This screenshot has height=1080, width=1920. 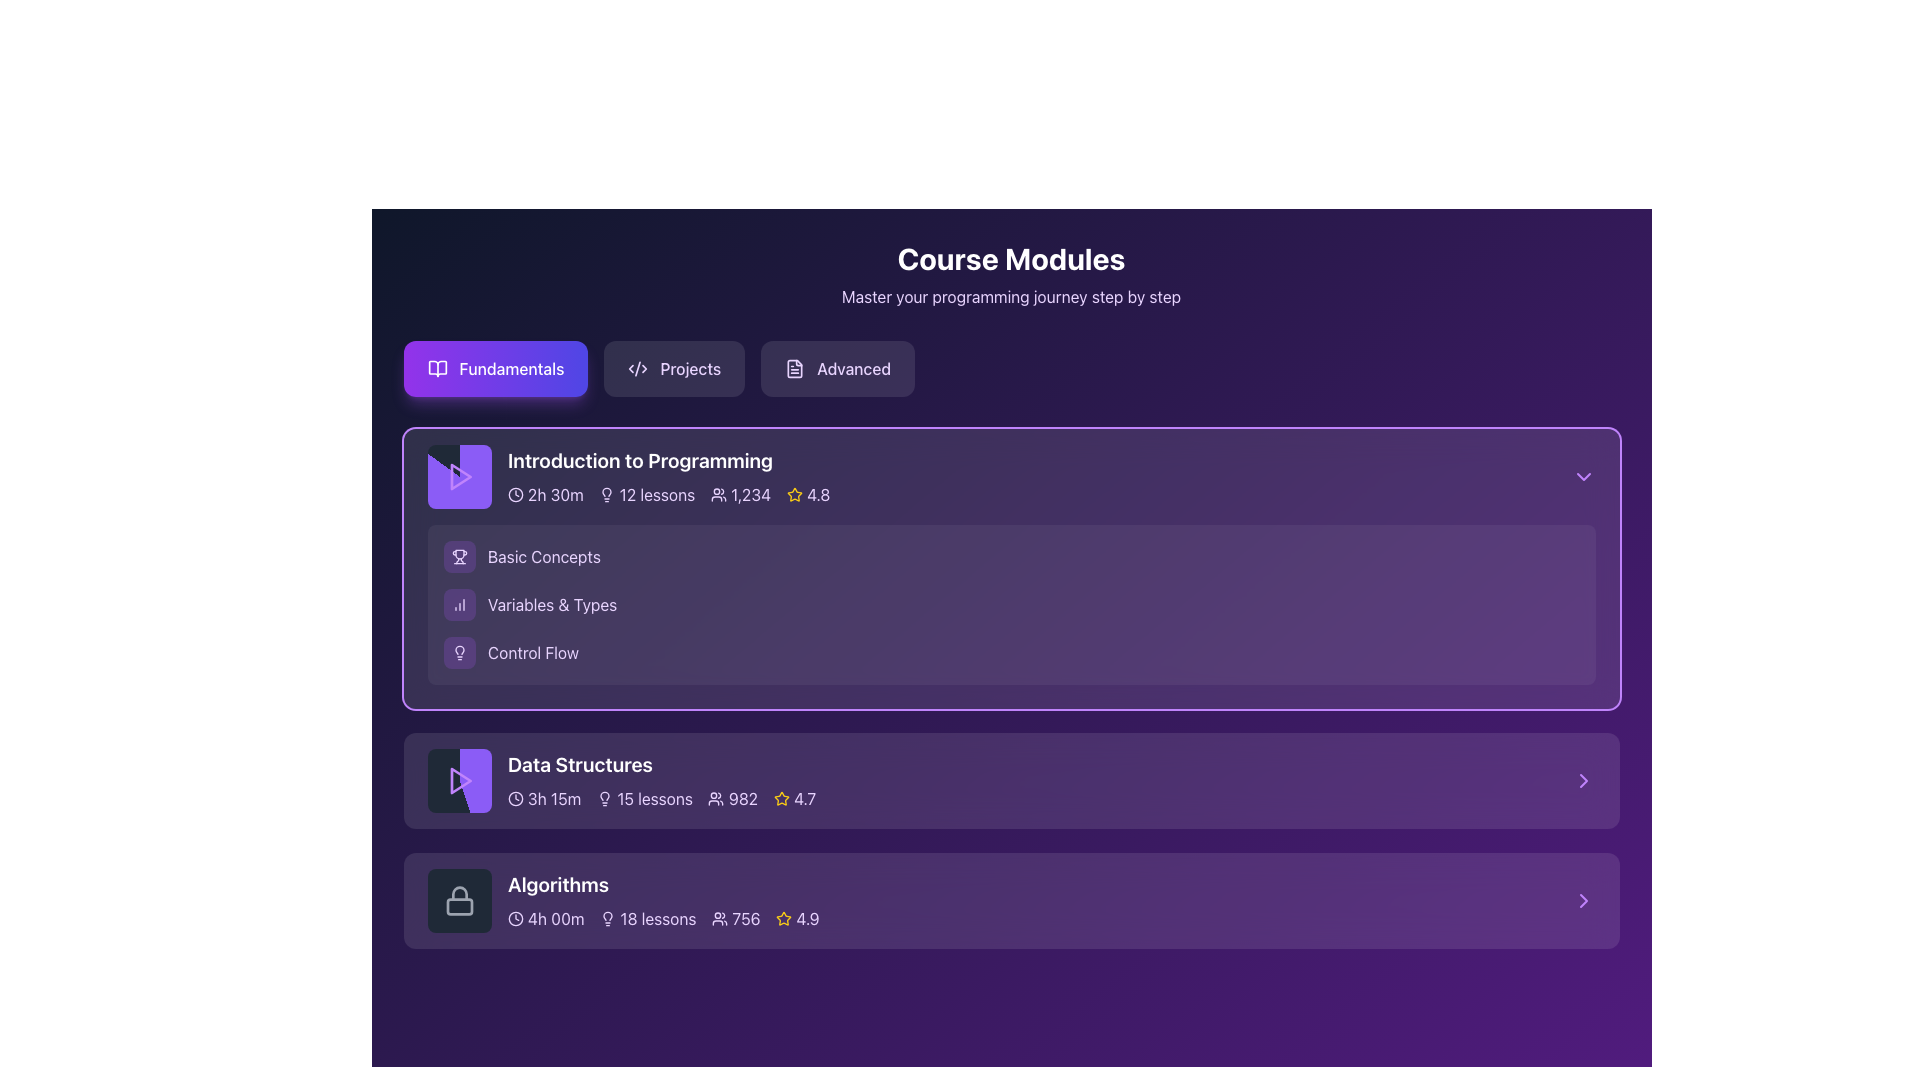 I want to click on the triangular play symbol icon with a purple hue located in the top-left position of the 'Introduction to Programming' course module card, so click(x=458, y=477).